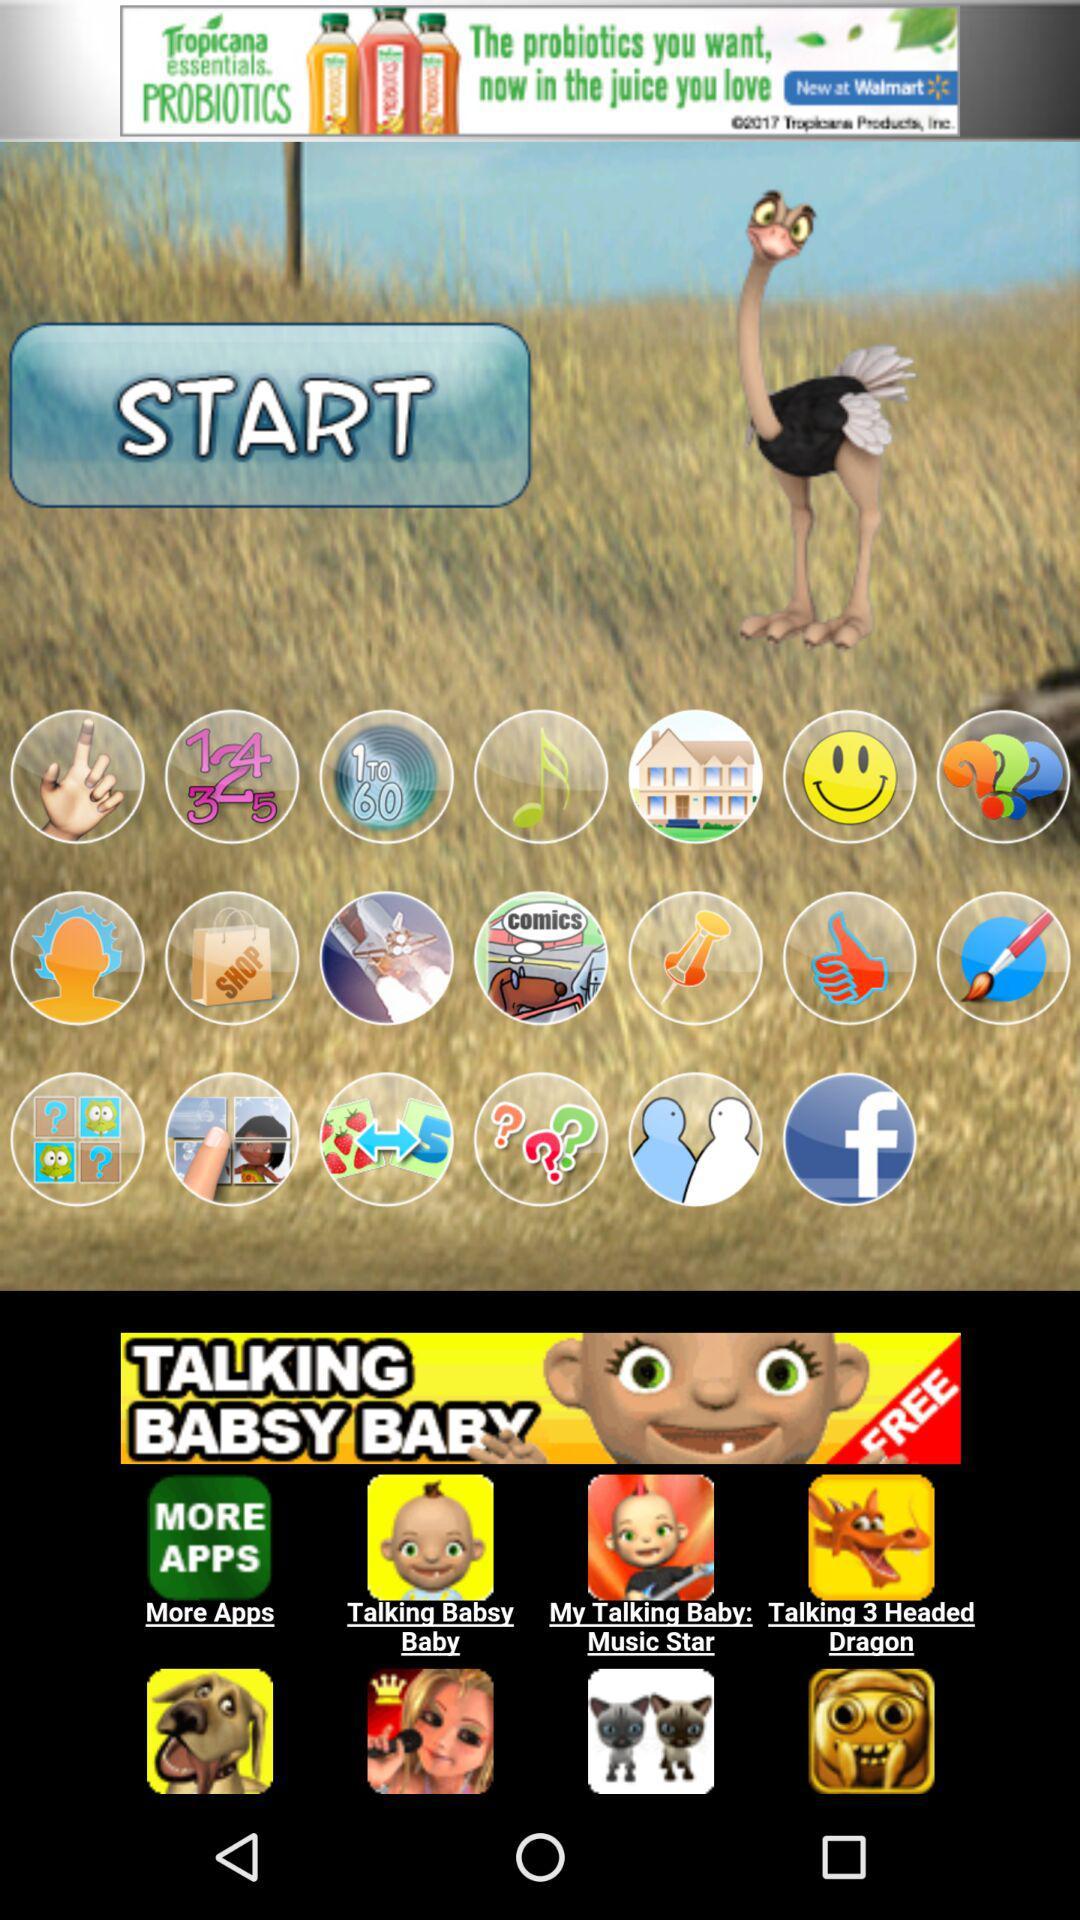  What do you see at coordinates (694, 1218) in the screenshot?
I see `the group icon` at bounding box center [694, 1218].